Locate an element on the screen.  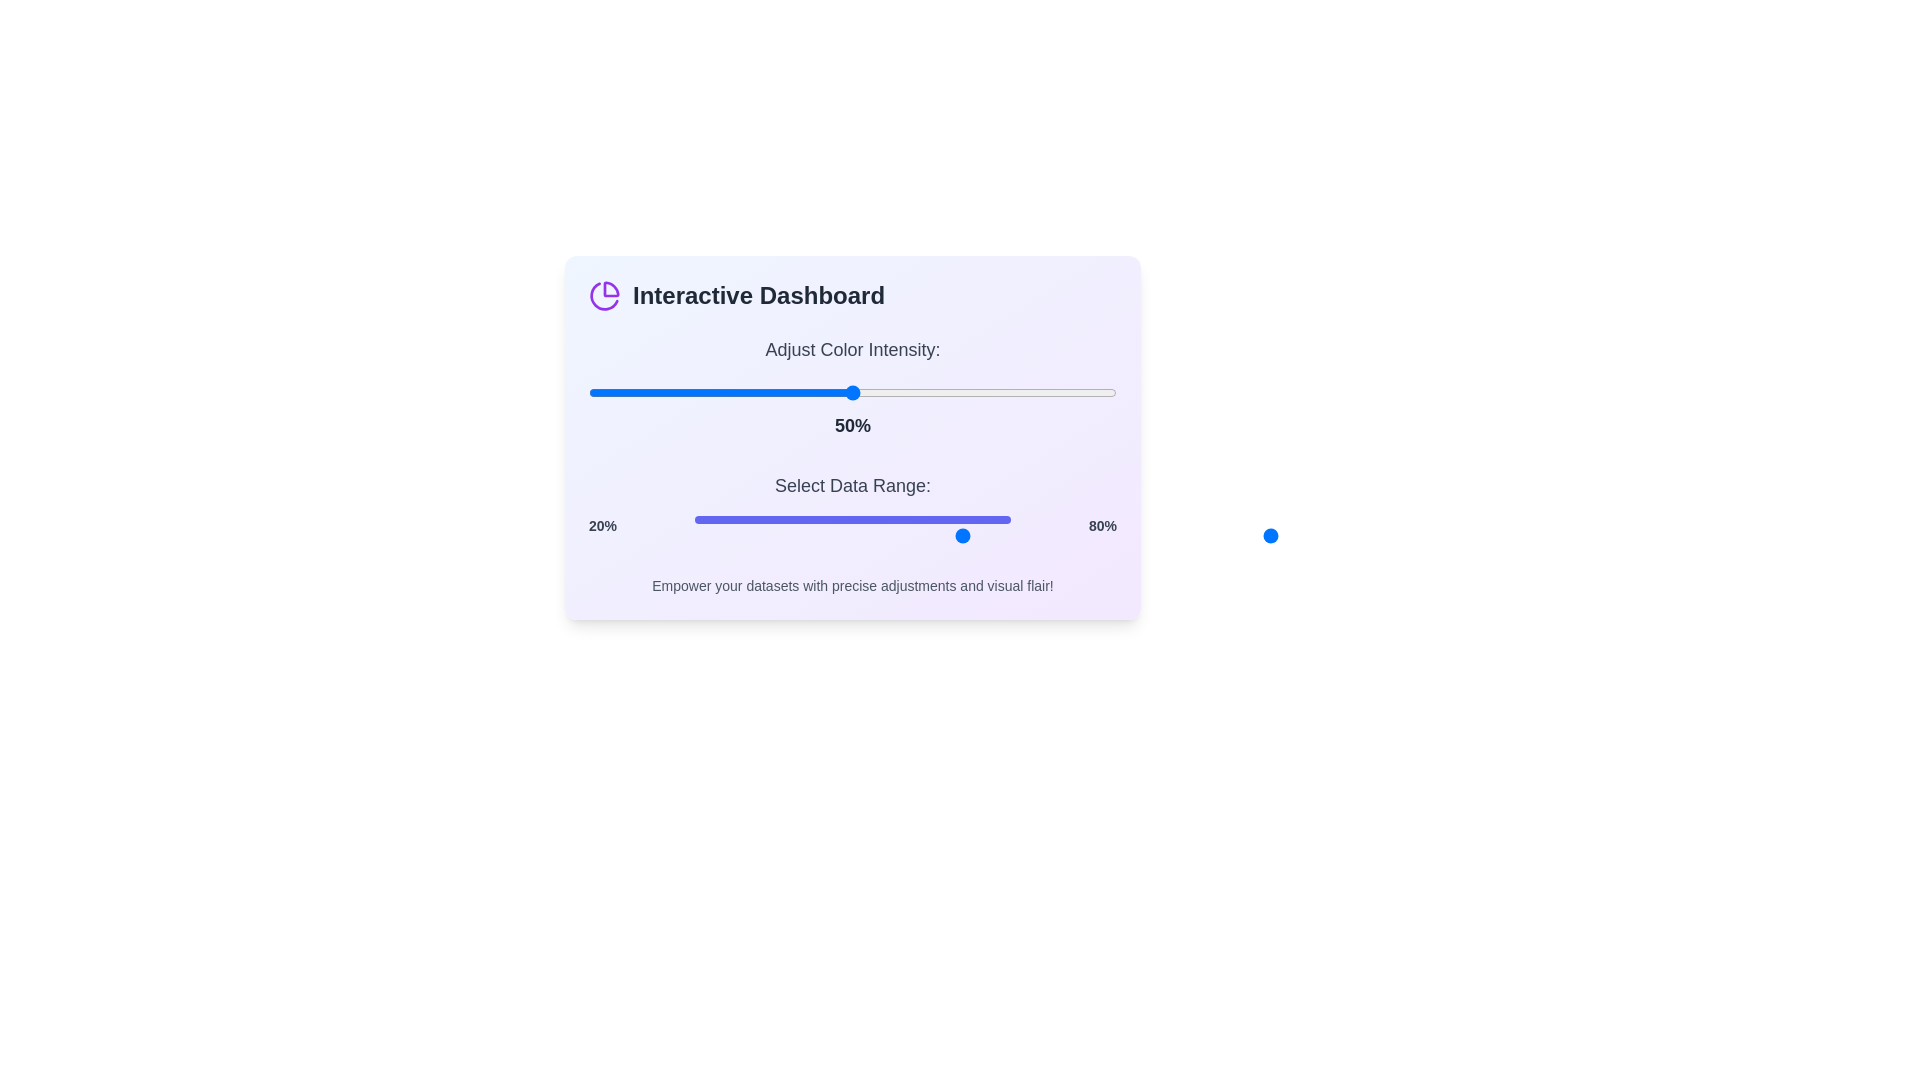
the color intensity is located at coordinates (641, 393).